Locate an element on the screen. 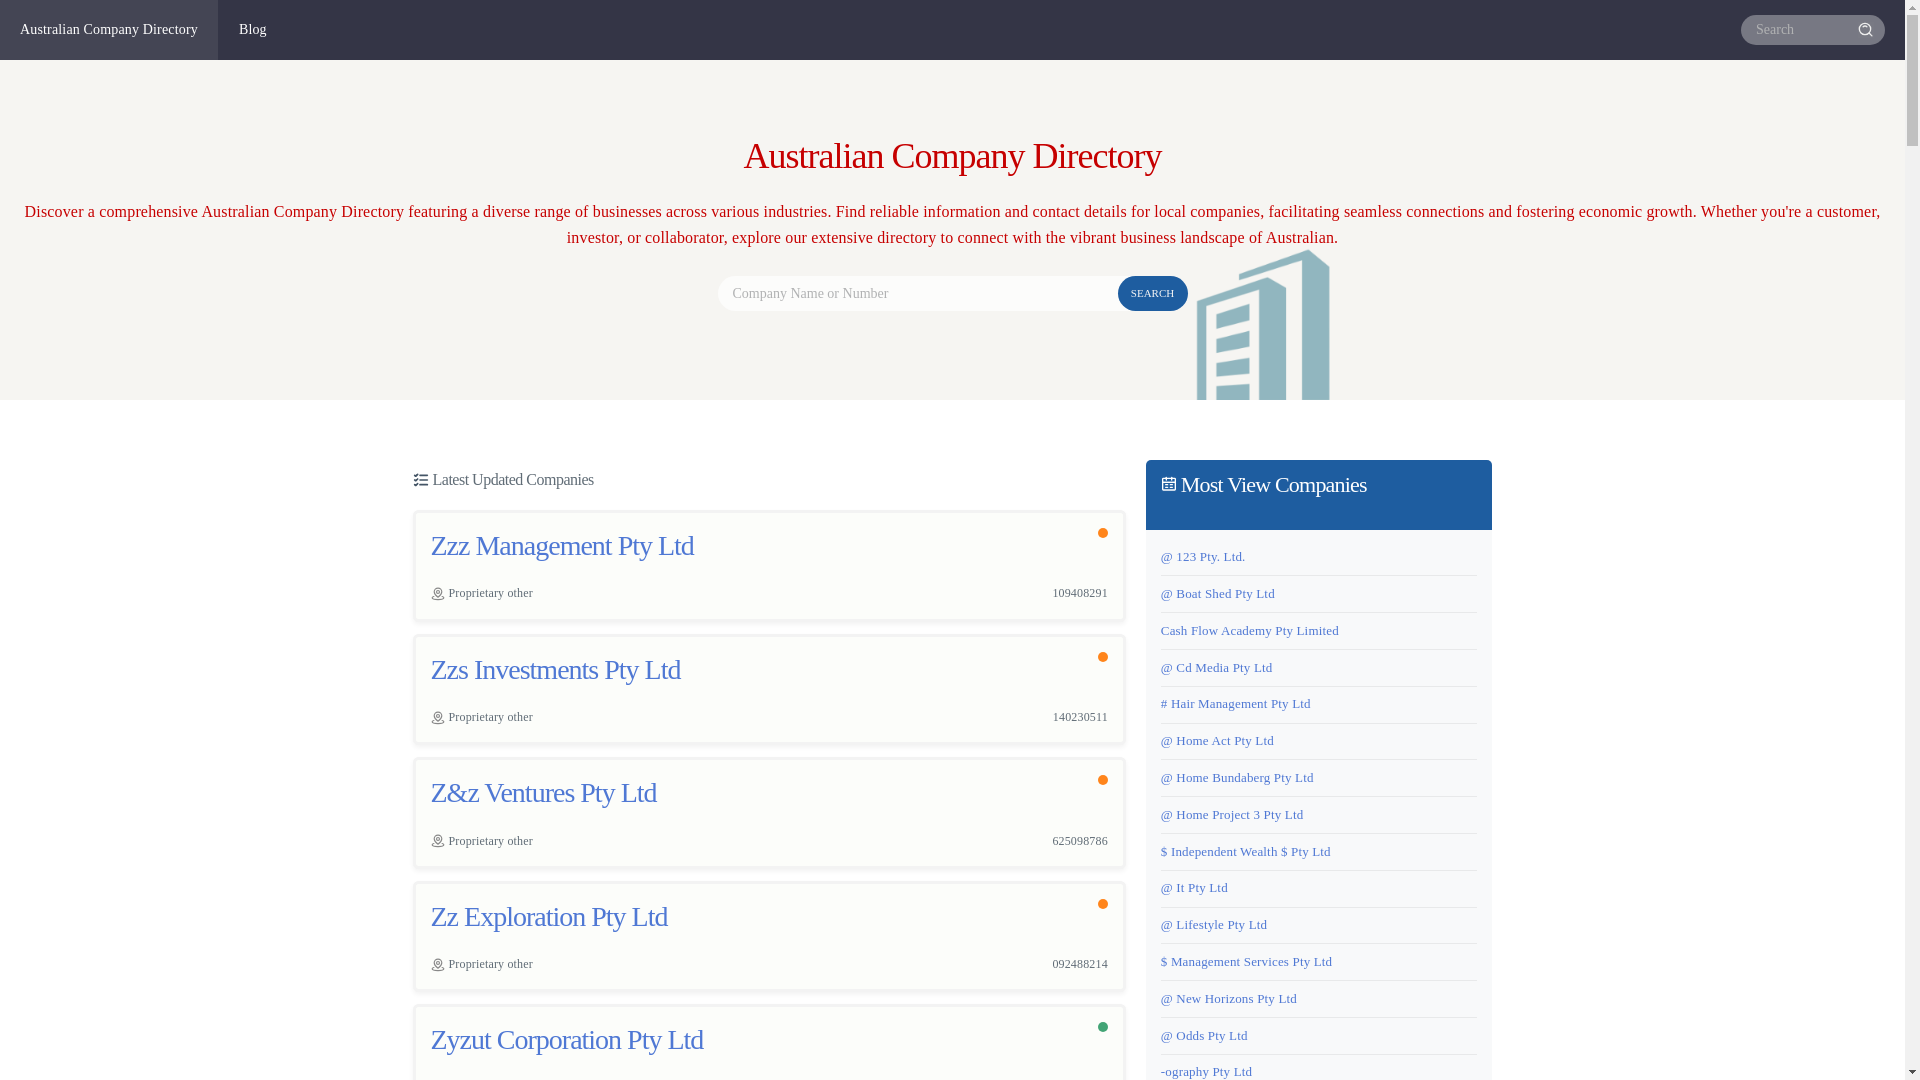  '@ Home Bundaberg Pty Ltd' is located at coordinates (1236, 776).